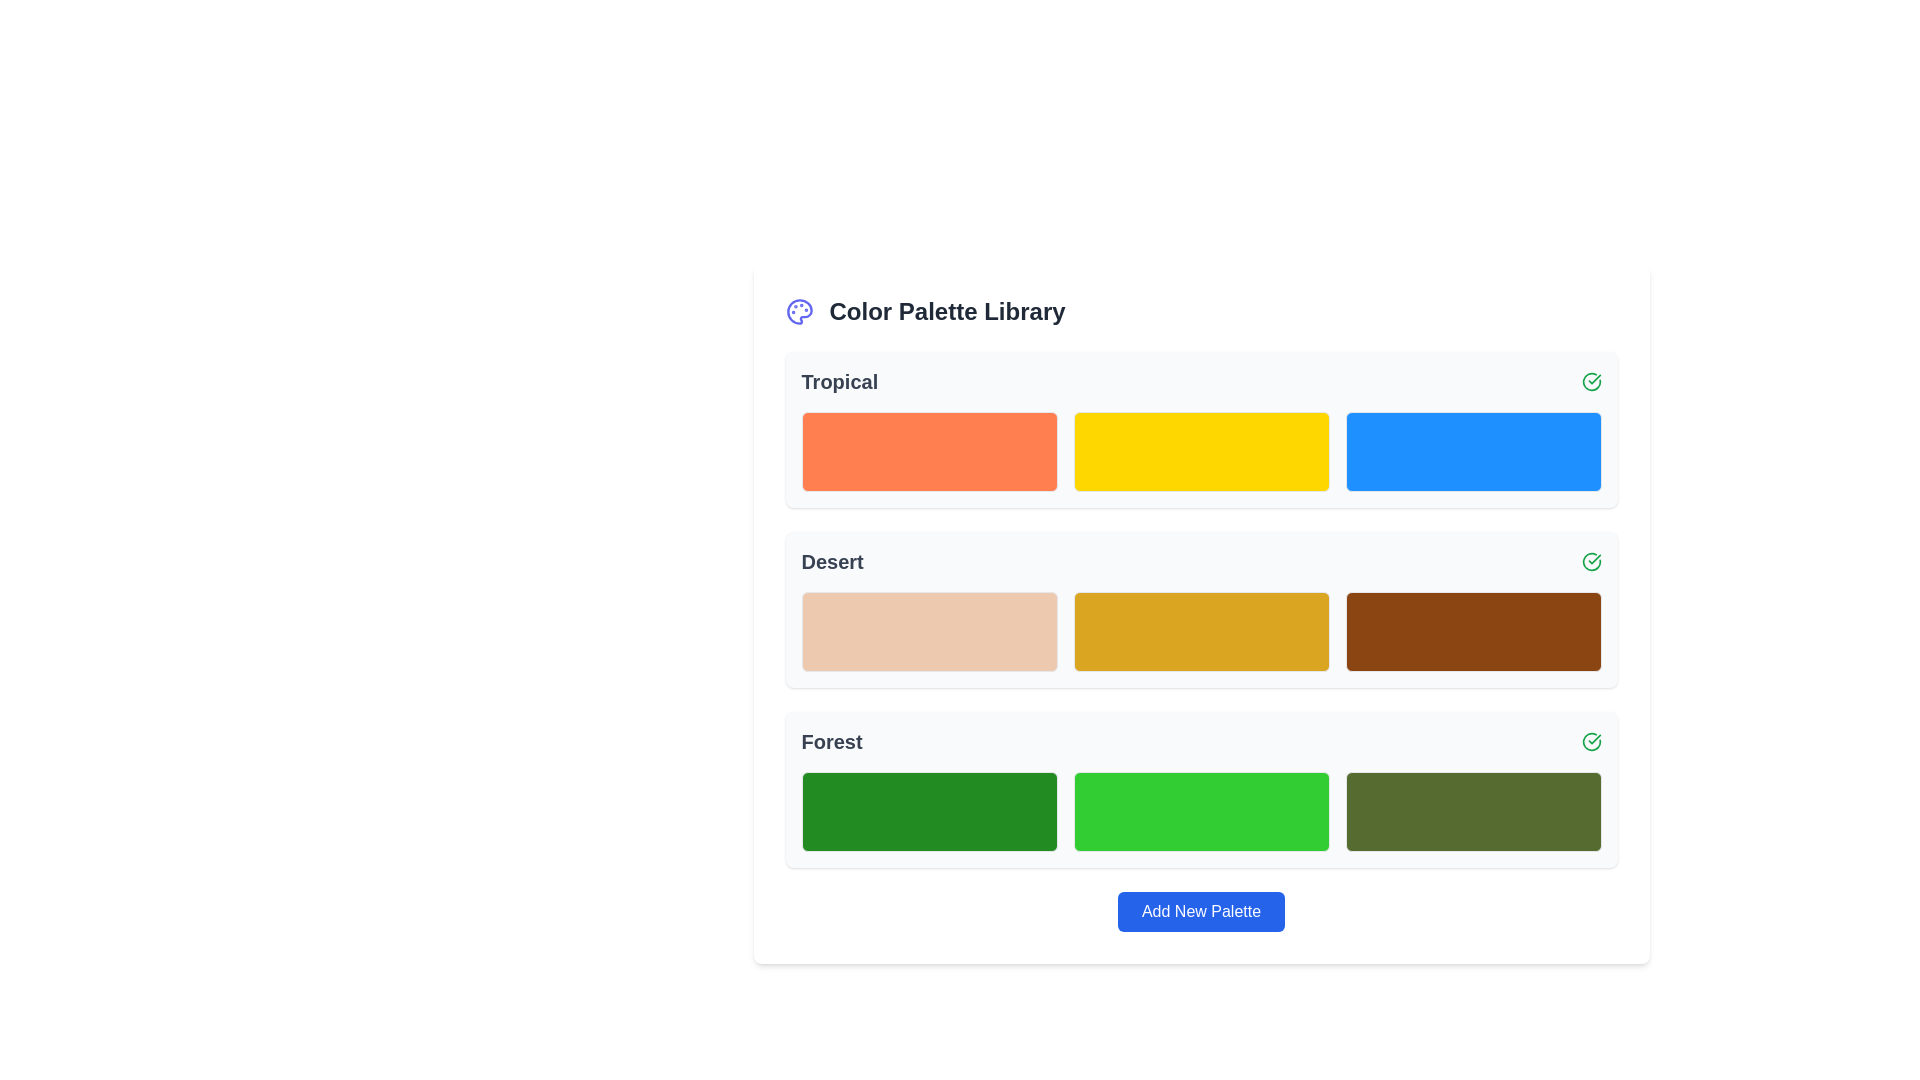 The width and height of the screenshot is (1920, 1080). Describe the element at coordinates (798, 312) in the screenshot. I see `the blue palette icon with color dots located before the text 'Color Palette Library'` at that location.